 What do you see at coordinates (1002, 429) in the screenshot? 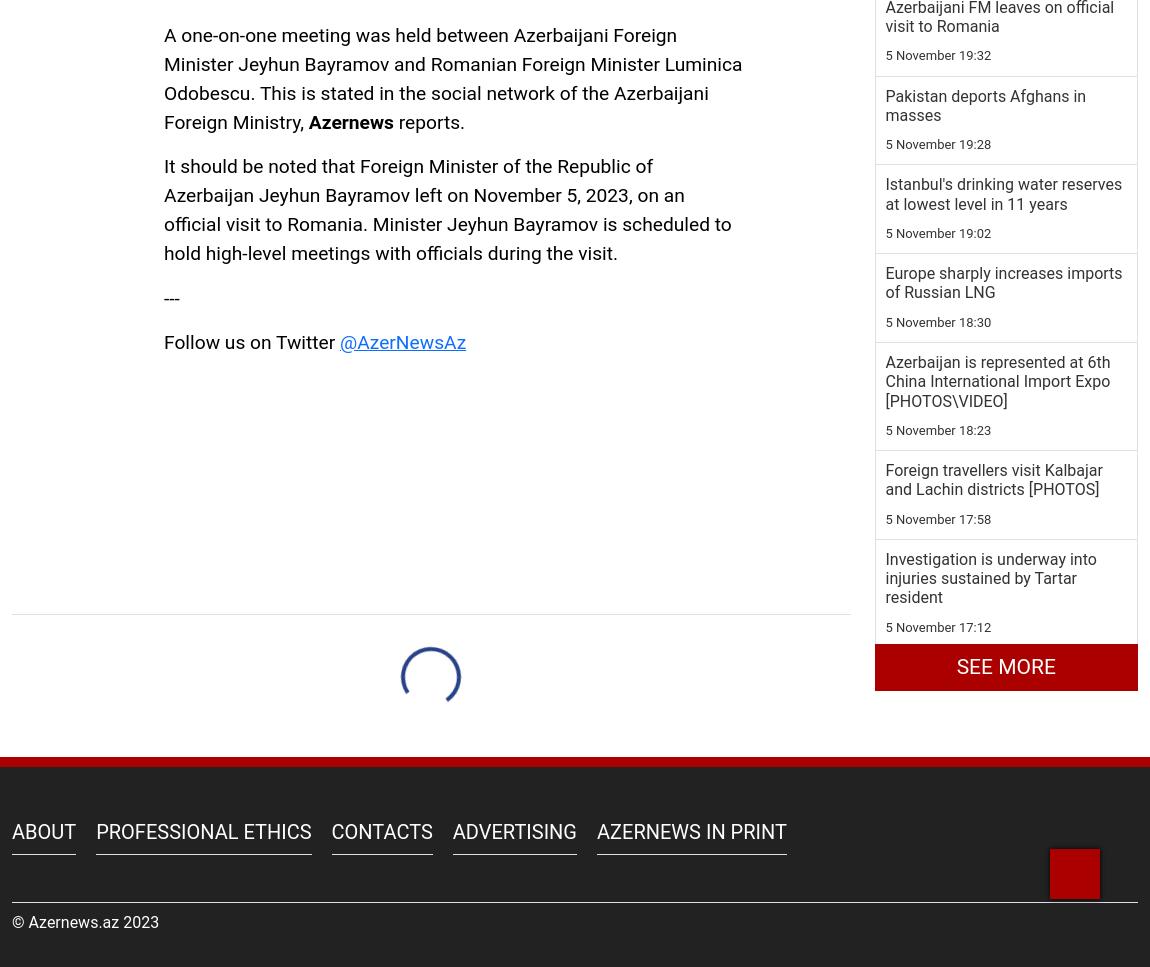
I see `'Azerbaijan, Germany enjoy huge potential for cooperation in many areas'` at bounding box center [1002, 429].